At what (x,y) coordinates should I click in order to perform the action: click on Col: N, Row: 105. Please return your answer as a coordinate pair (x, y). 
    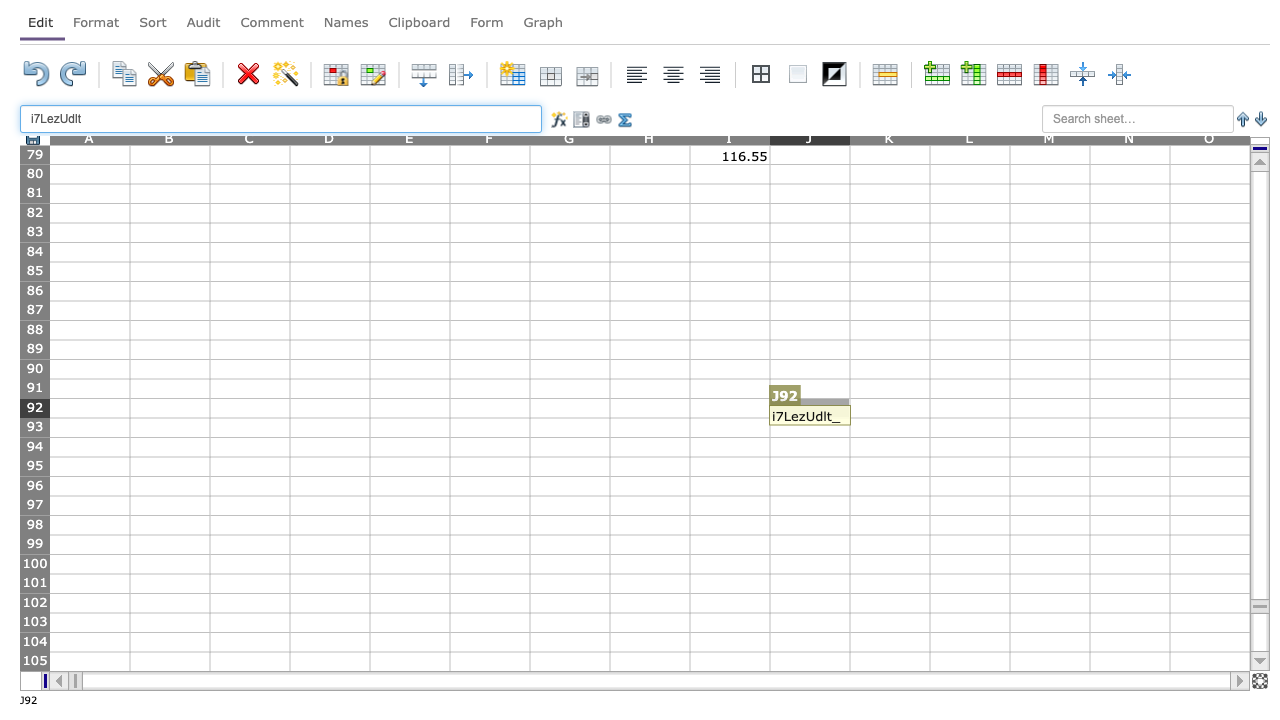
    Looking at the image, I should click on (1129, 661).